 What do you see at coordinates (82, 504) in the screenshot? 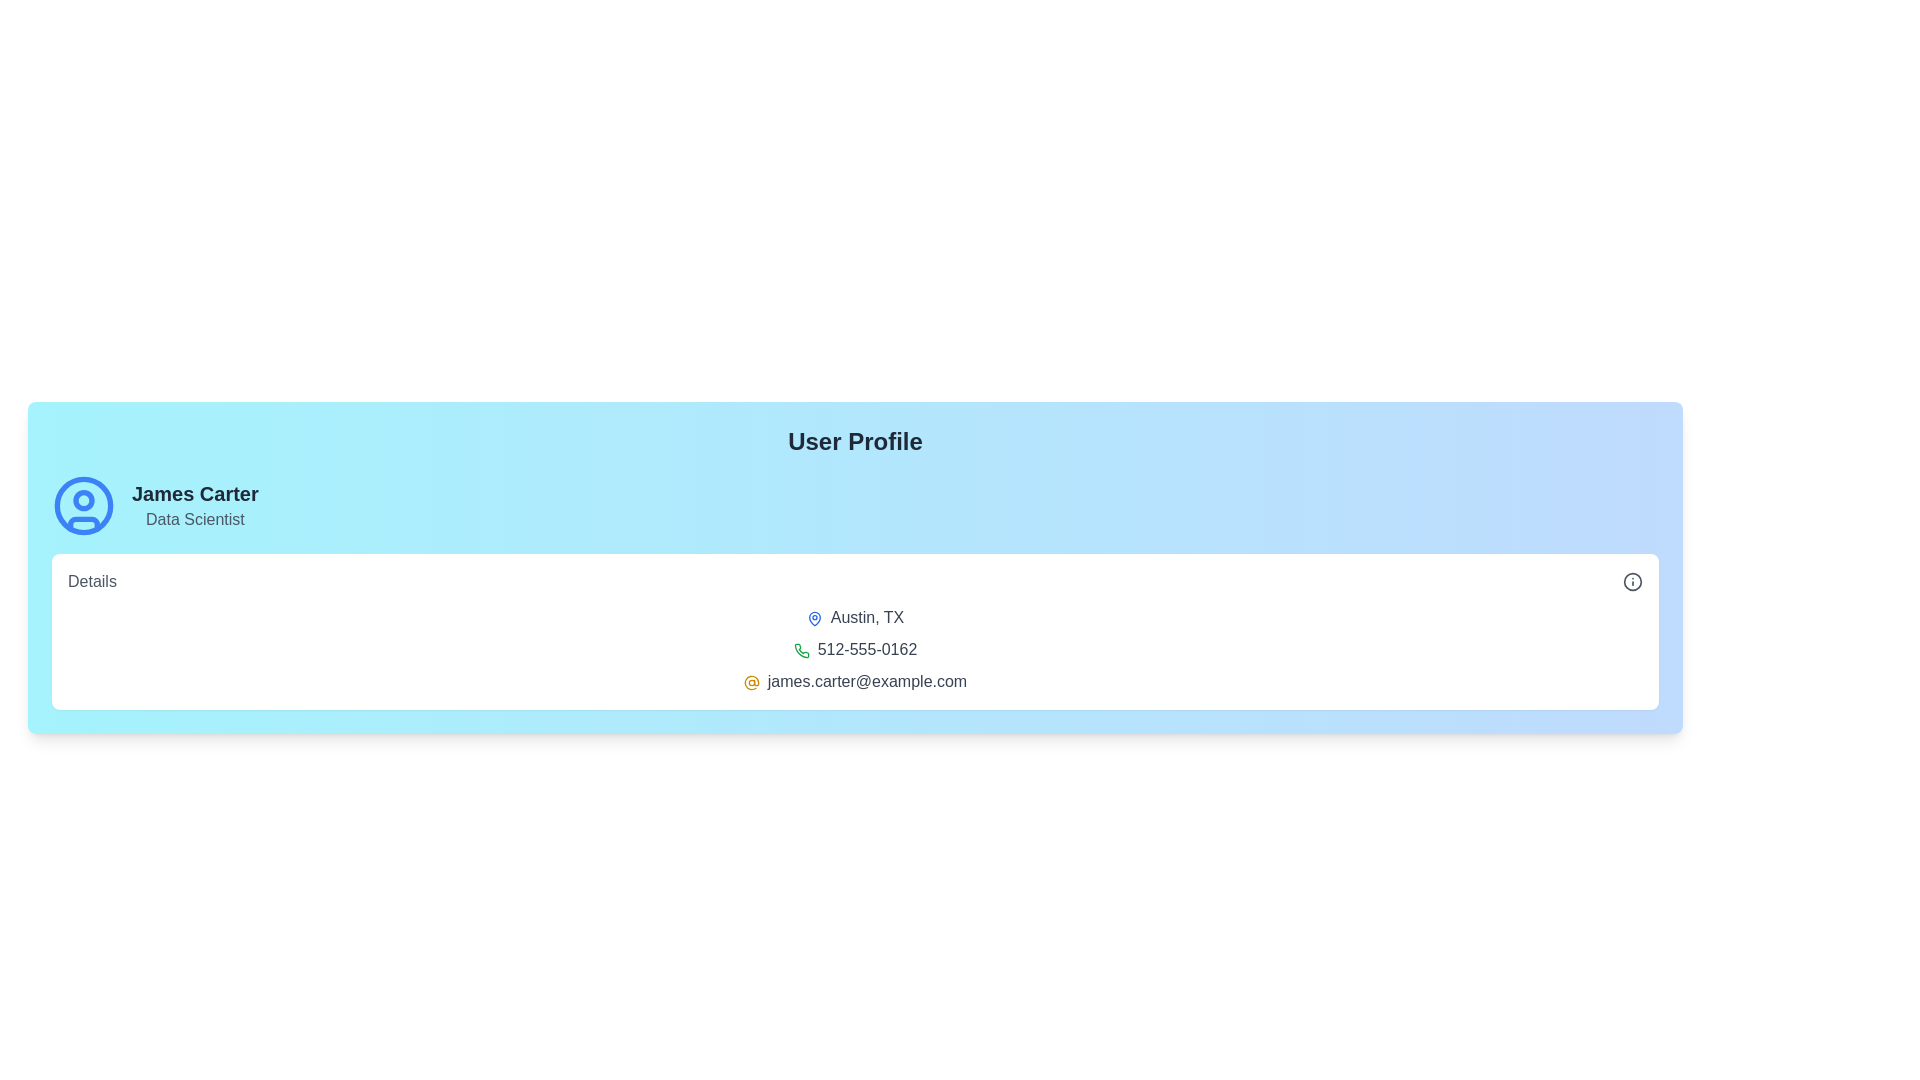
I see `the user profile icon represented as a blue outlined SVG graphic, located in the header section of the user profile card, adjacent to the text 'James Carter'` at bounding box center [82, 504].